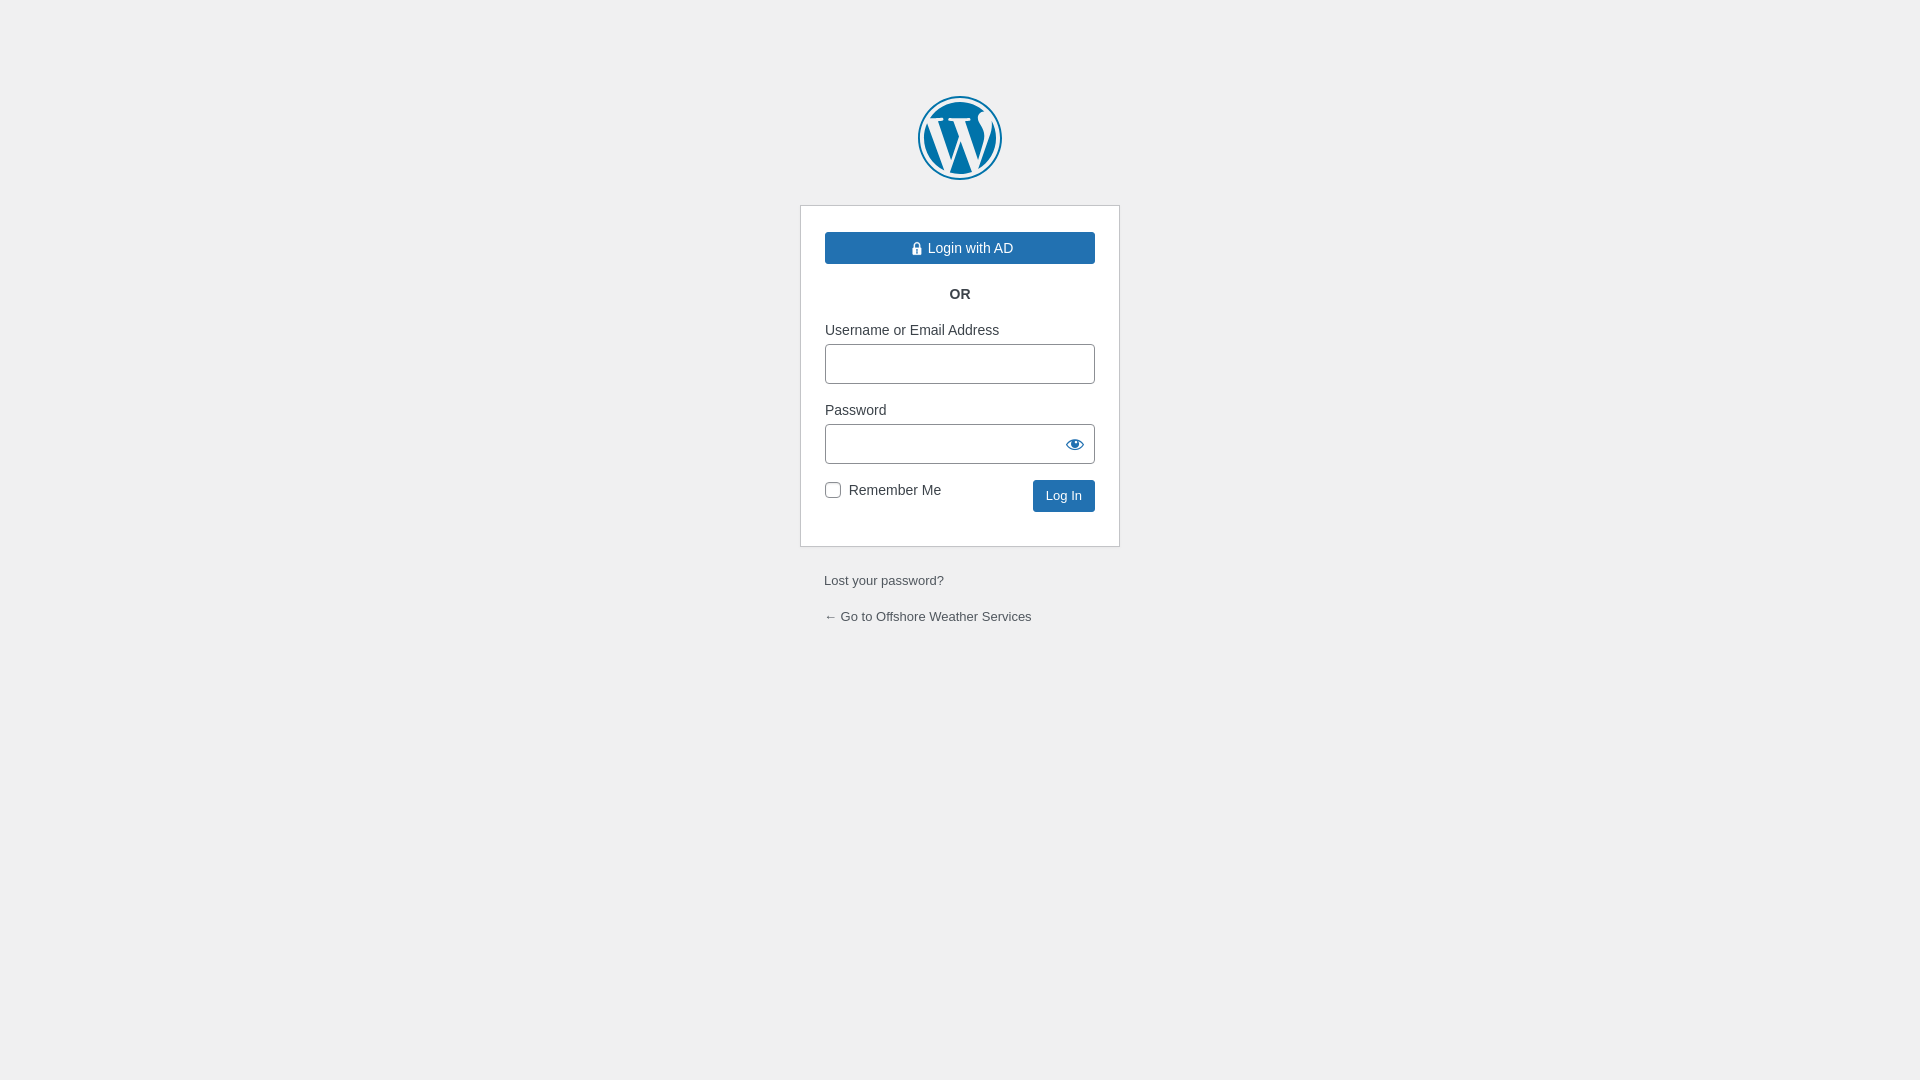 This screenshot has width=1920, height=1080. I want to click on 'Powered by WordPress', so click(960, 137).